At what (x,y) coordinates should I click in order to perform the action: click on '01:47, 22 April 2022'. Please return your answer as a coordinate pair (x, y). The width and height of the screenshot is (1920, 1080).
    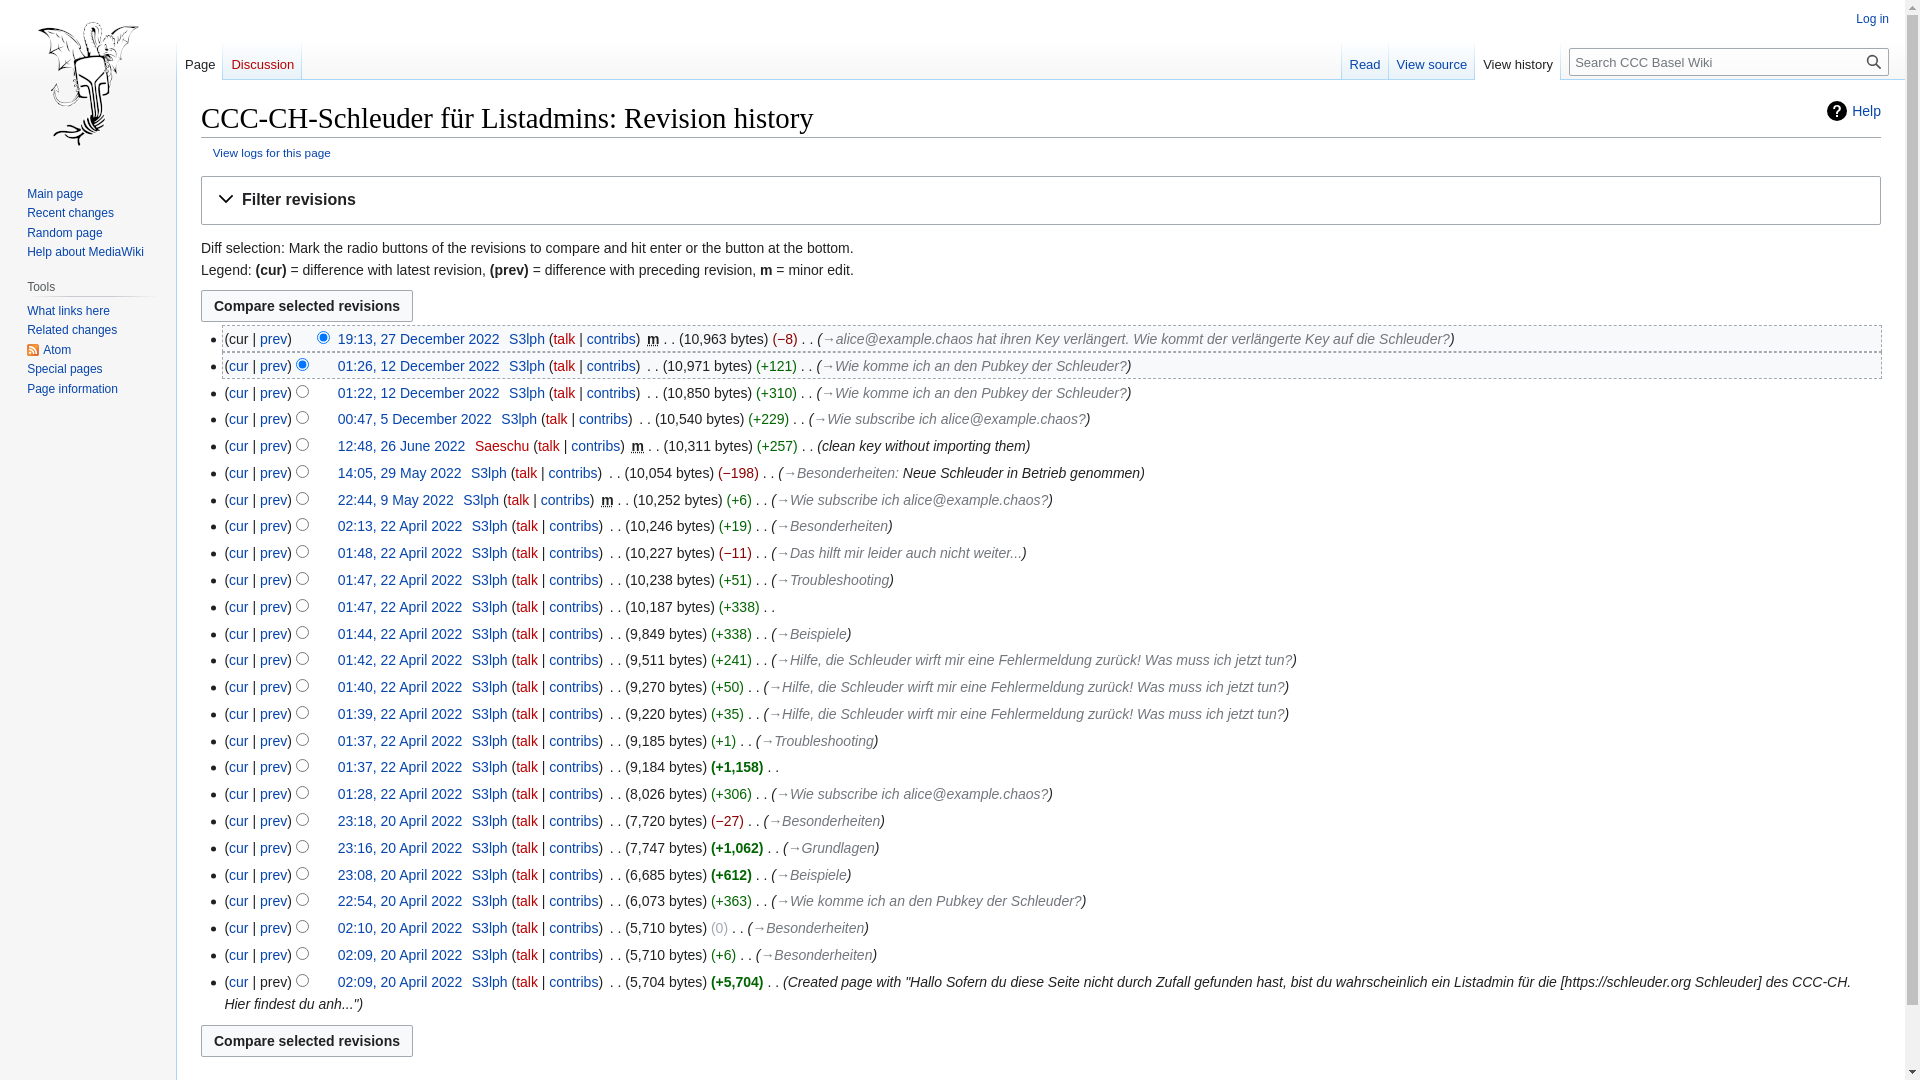
    Looking at the image, I should click on (400, 605).